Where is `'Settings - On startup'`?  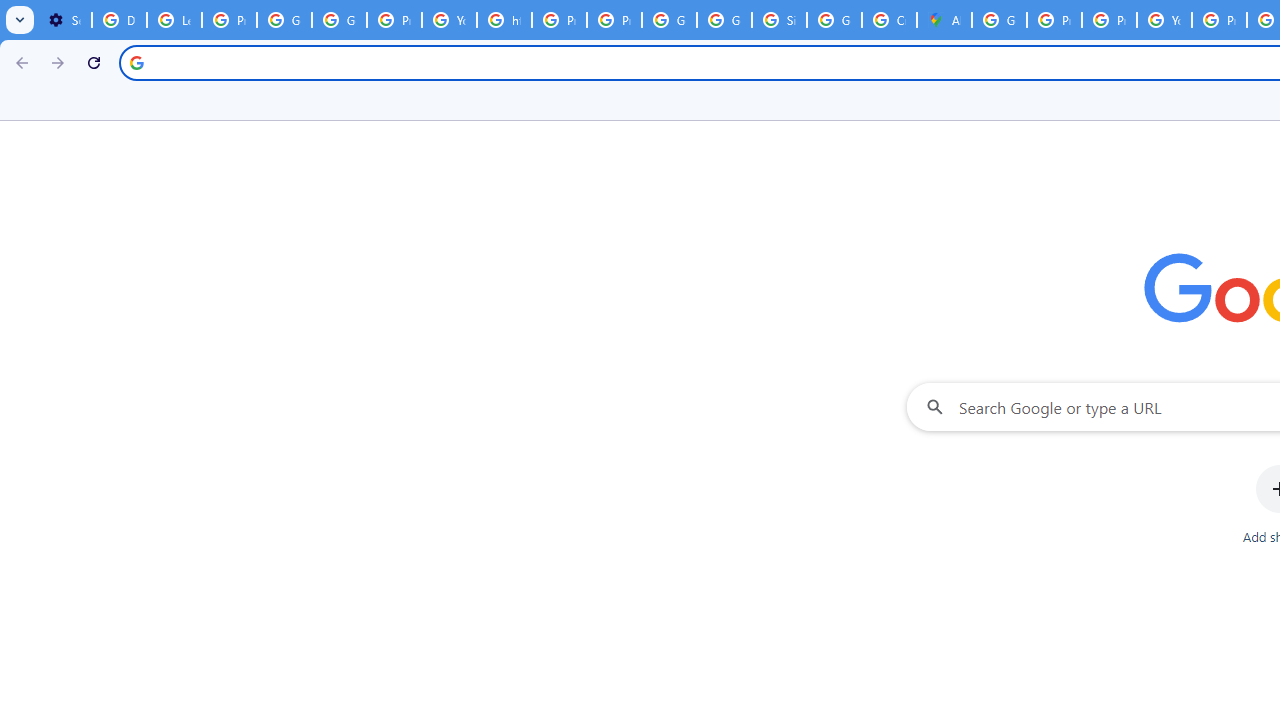
'Settings - On startup' is located at coordinates (64, 20).